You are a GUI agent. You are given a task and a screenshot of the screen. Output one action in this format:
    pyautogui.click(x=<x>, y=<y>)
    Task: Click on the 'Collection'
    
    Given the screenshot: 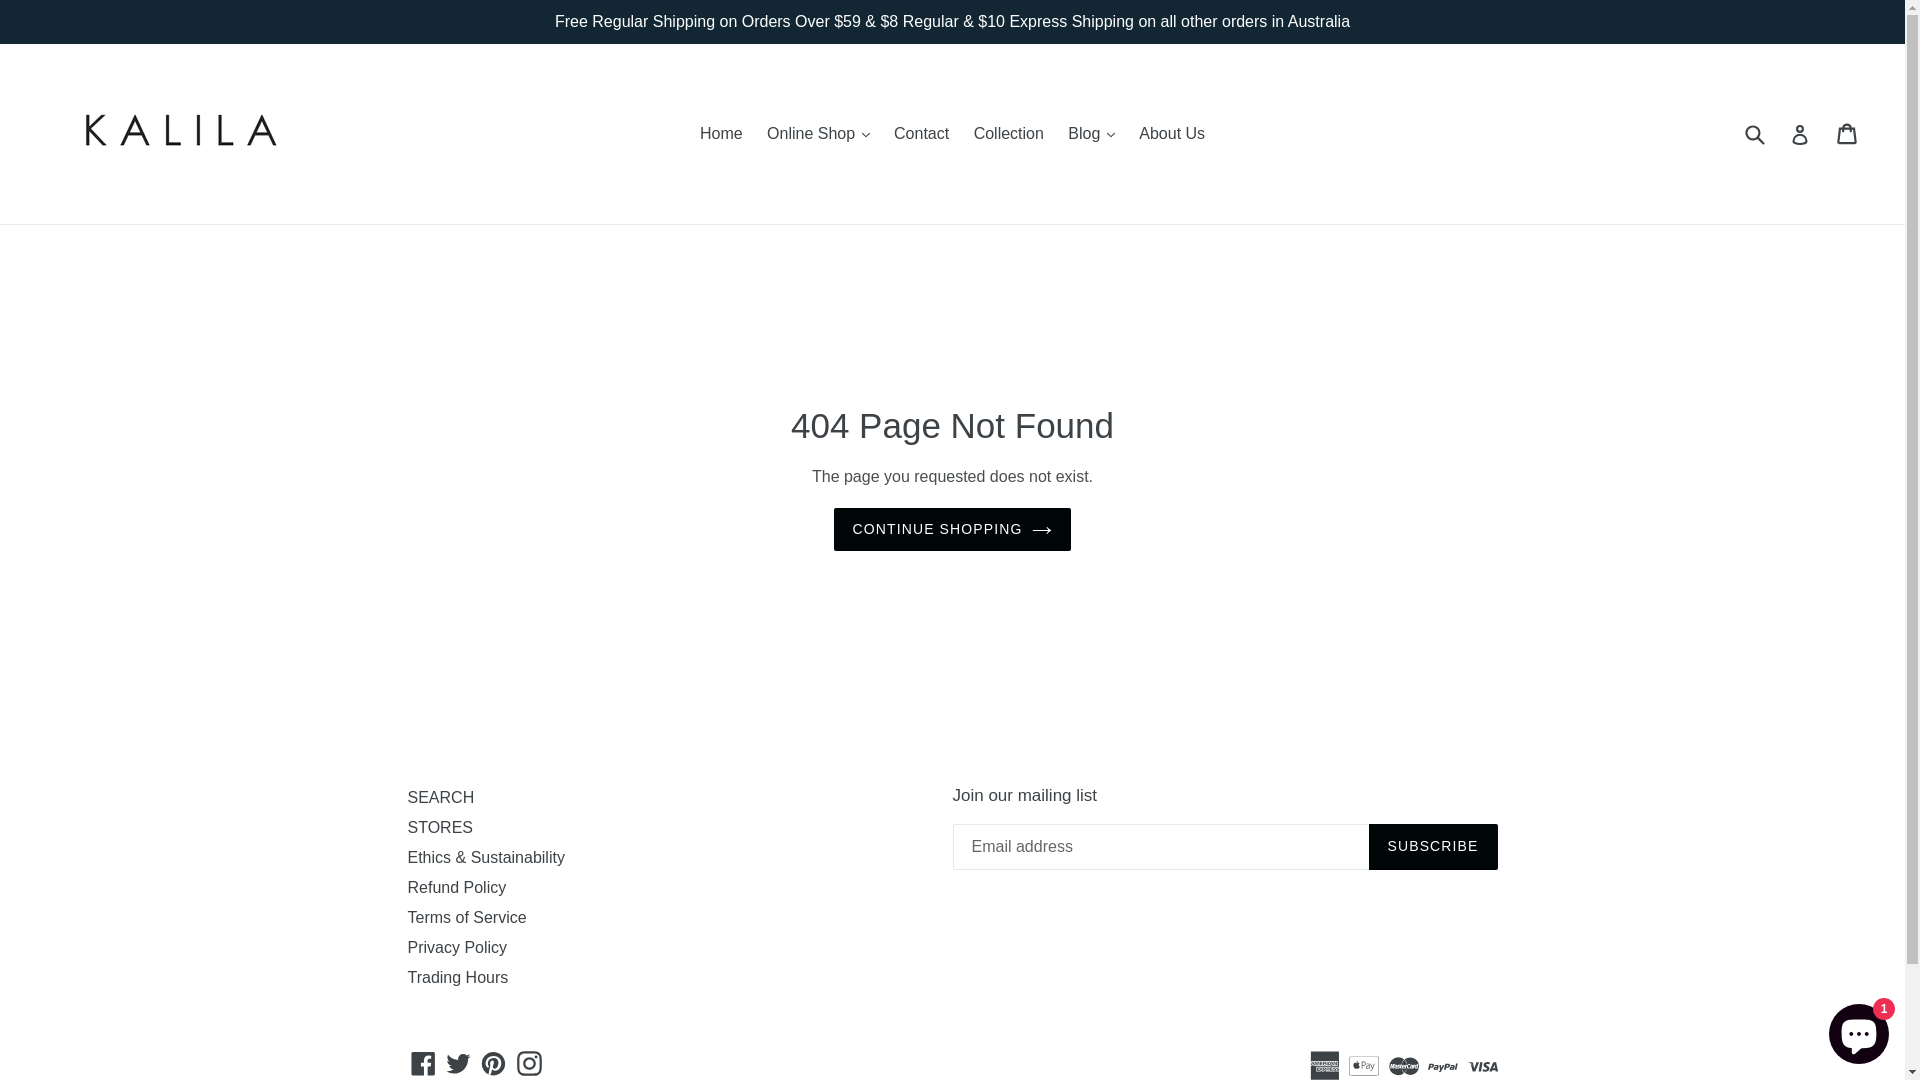 What is the action you would take?
    pyautogui.click(x=1008, y=134)
    